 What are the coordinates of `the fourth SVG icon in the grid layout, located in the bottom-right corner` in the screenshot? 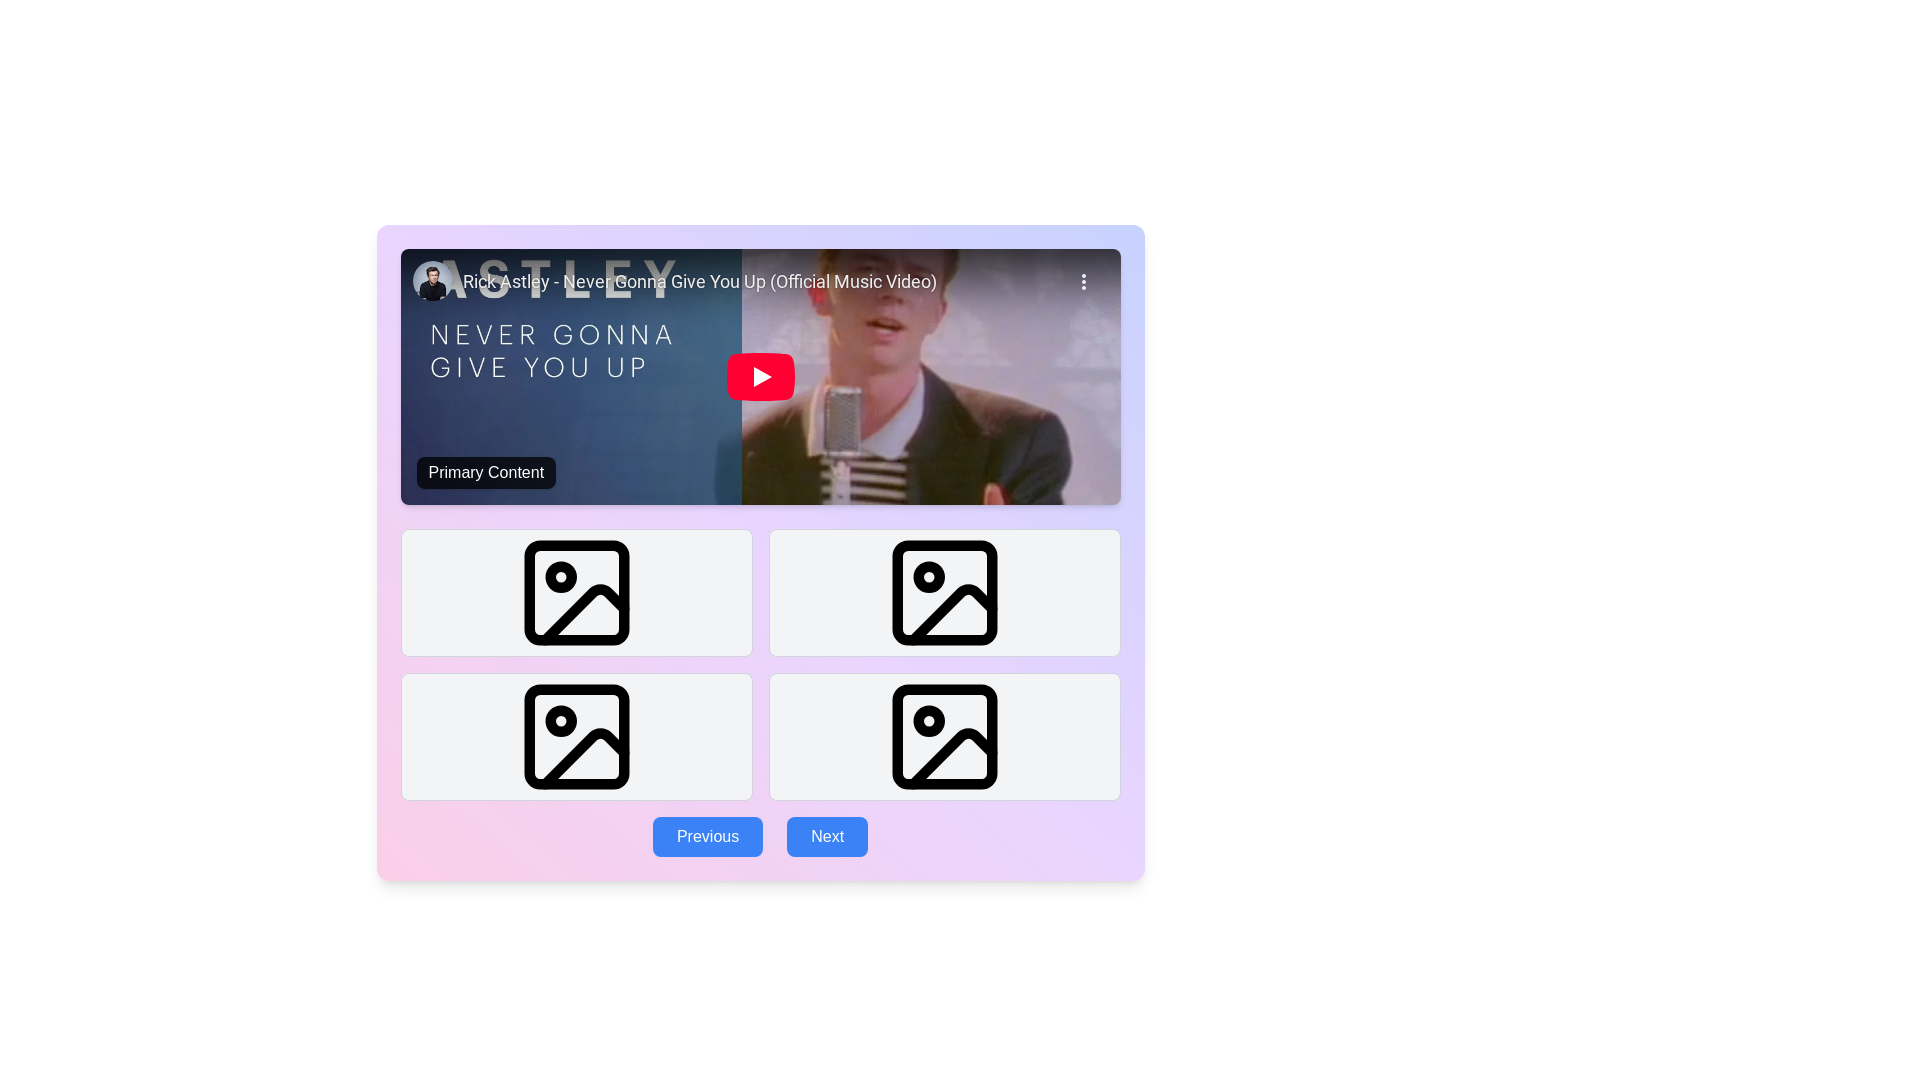 It's located at (943, 736).